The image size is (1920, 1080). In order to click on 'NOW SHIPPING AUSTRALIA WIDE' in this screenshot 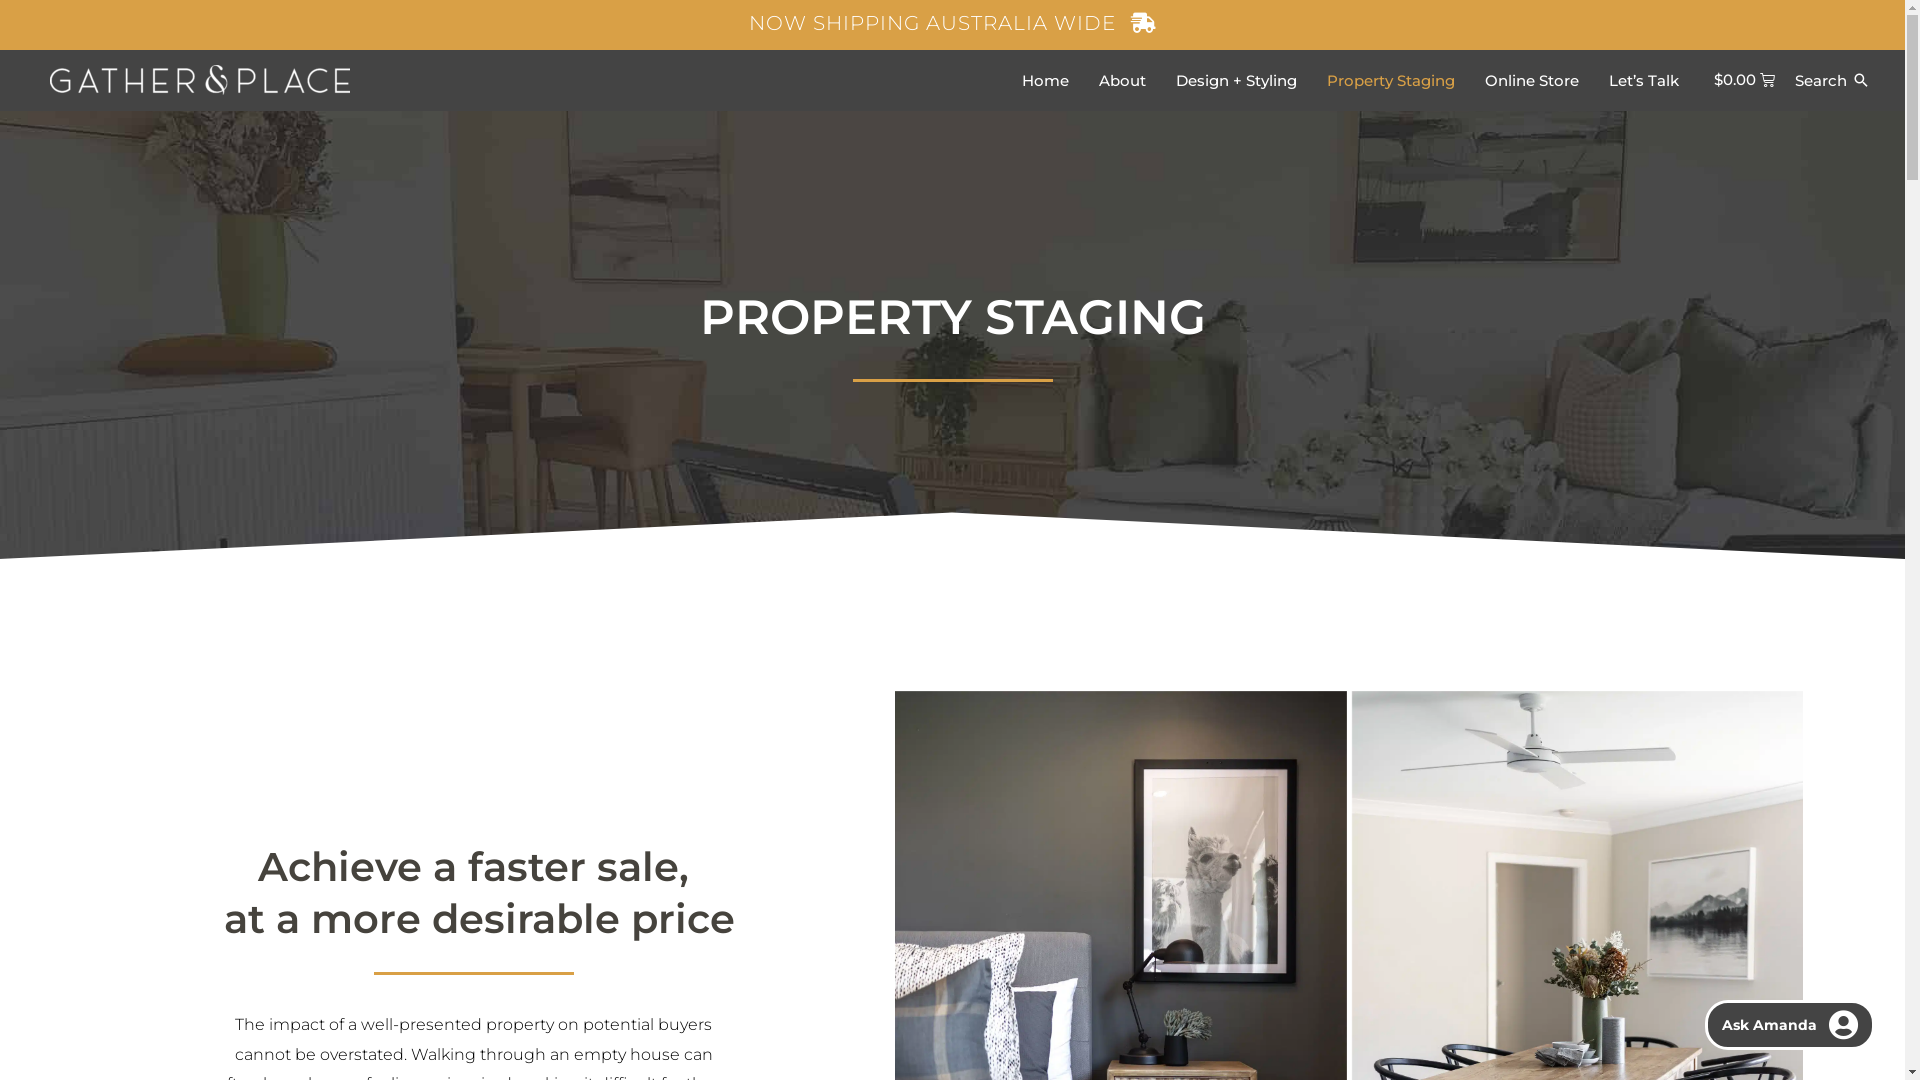, I will do `click(950, 23)`.